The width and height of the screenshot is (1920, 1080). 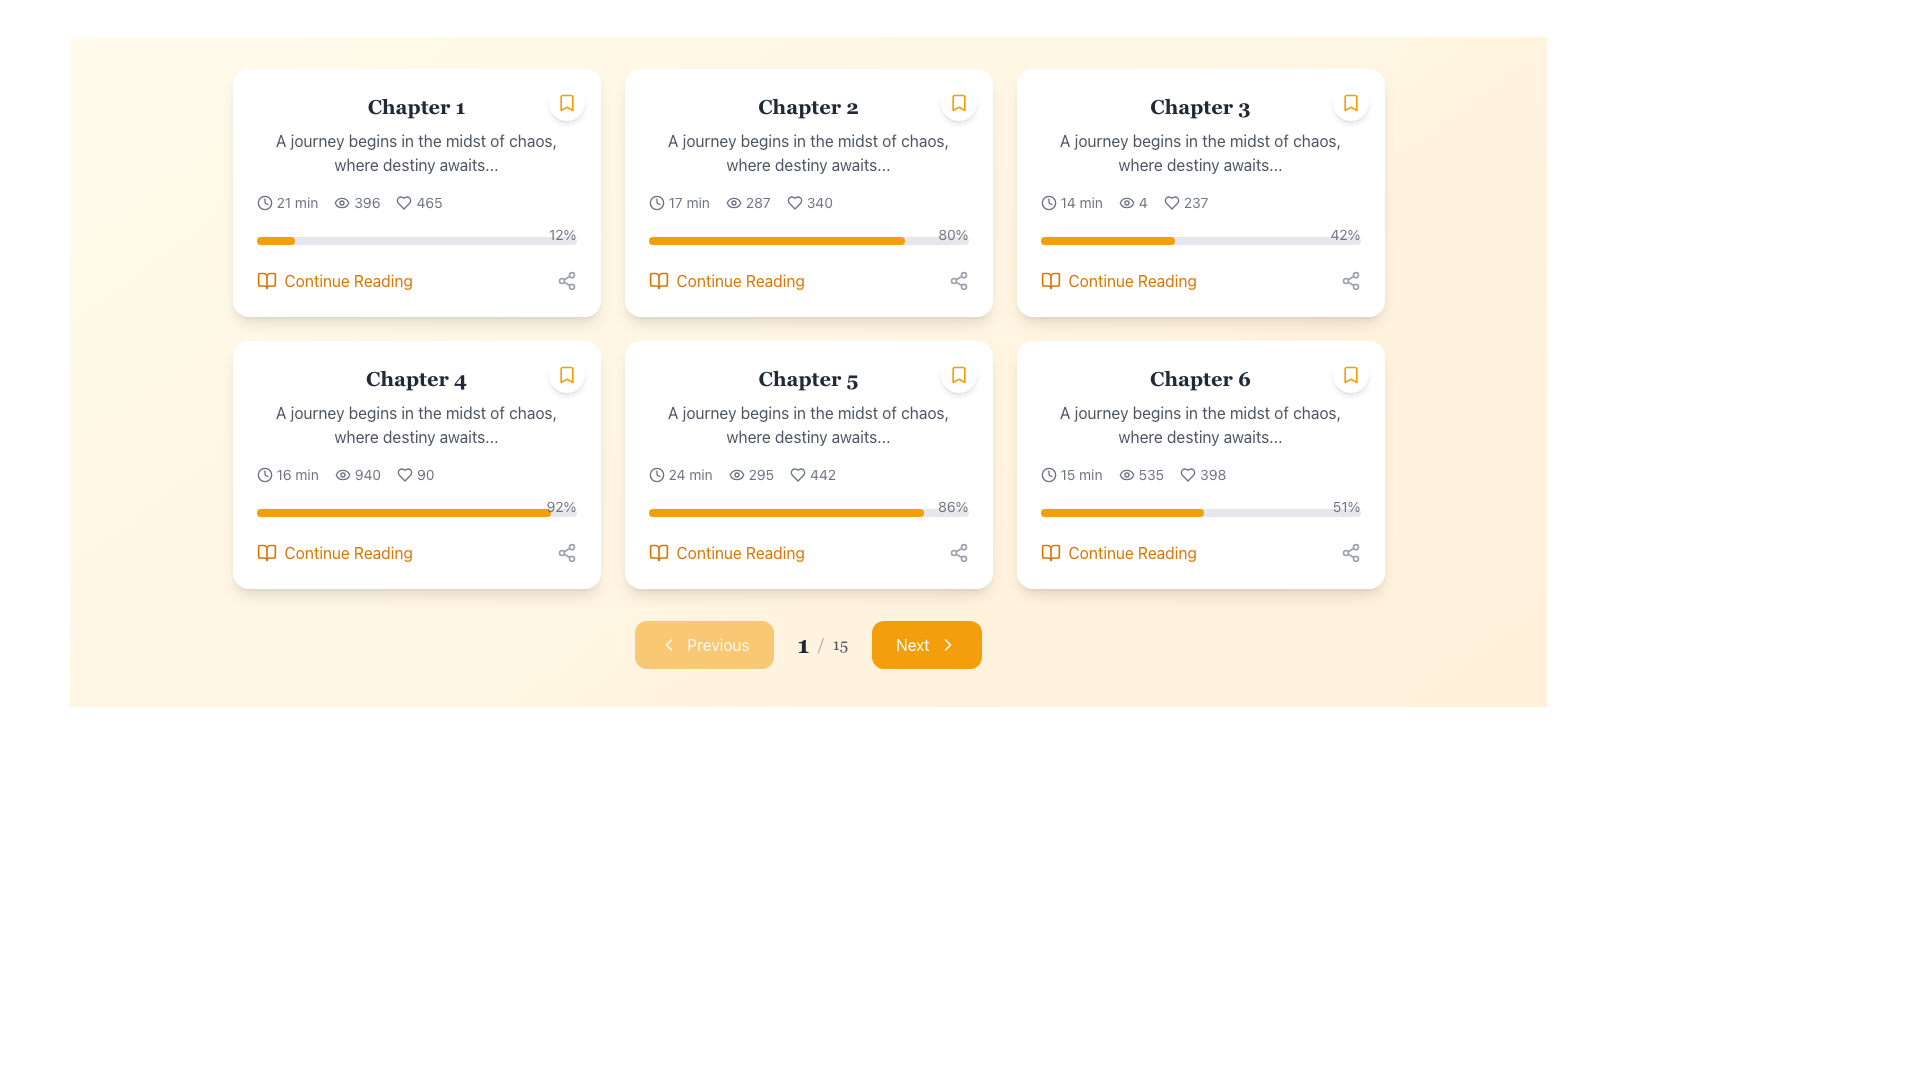 I want to click on the largest circular graphic in the clock-shaped icon located at the top left of the 'Chapter 2' card, just before the text '17 min', so click(x=656, y=203).